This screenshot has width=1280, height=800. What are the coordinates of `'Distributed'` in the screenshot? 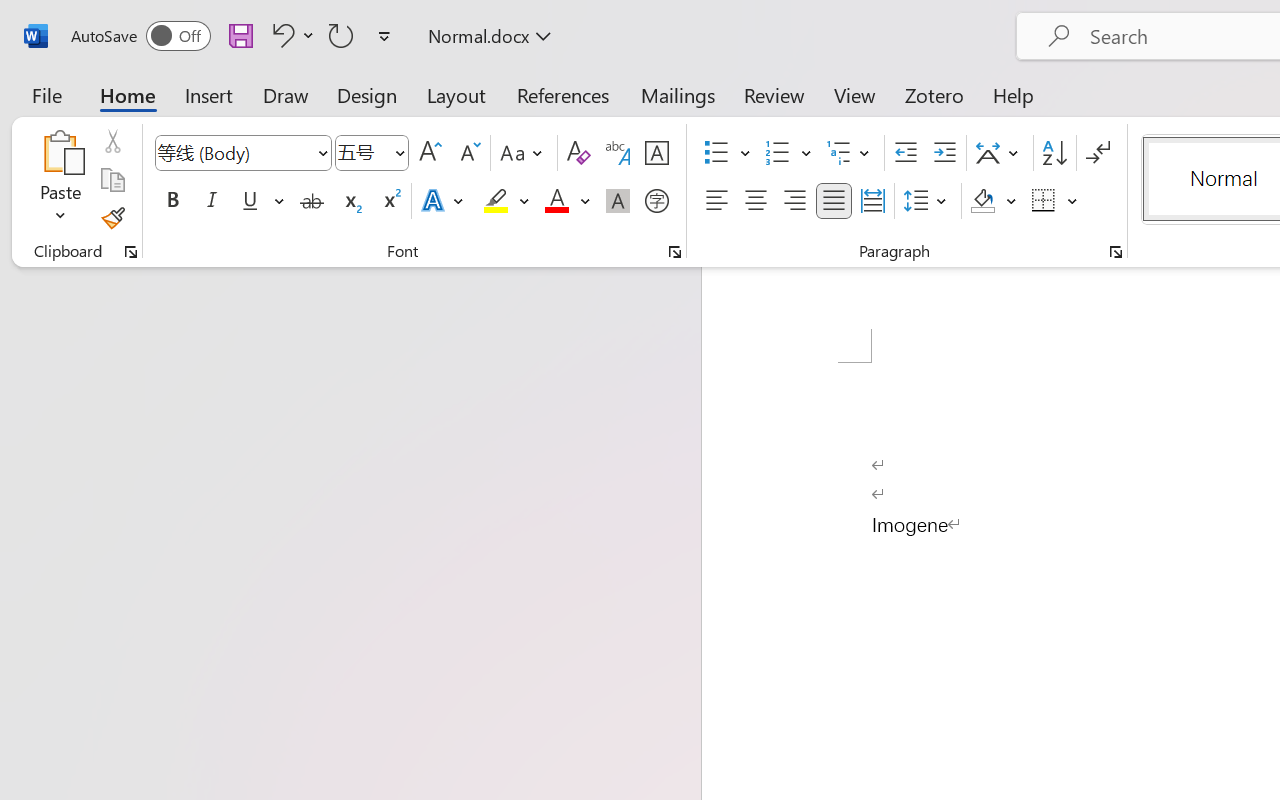 It's located at (872, 201).